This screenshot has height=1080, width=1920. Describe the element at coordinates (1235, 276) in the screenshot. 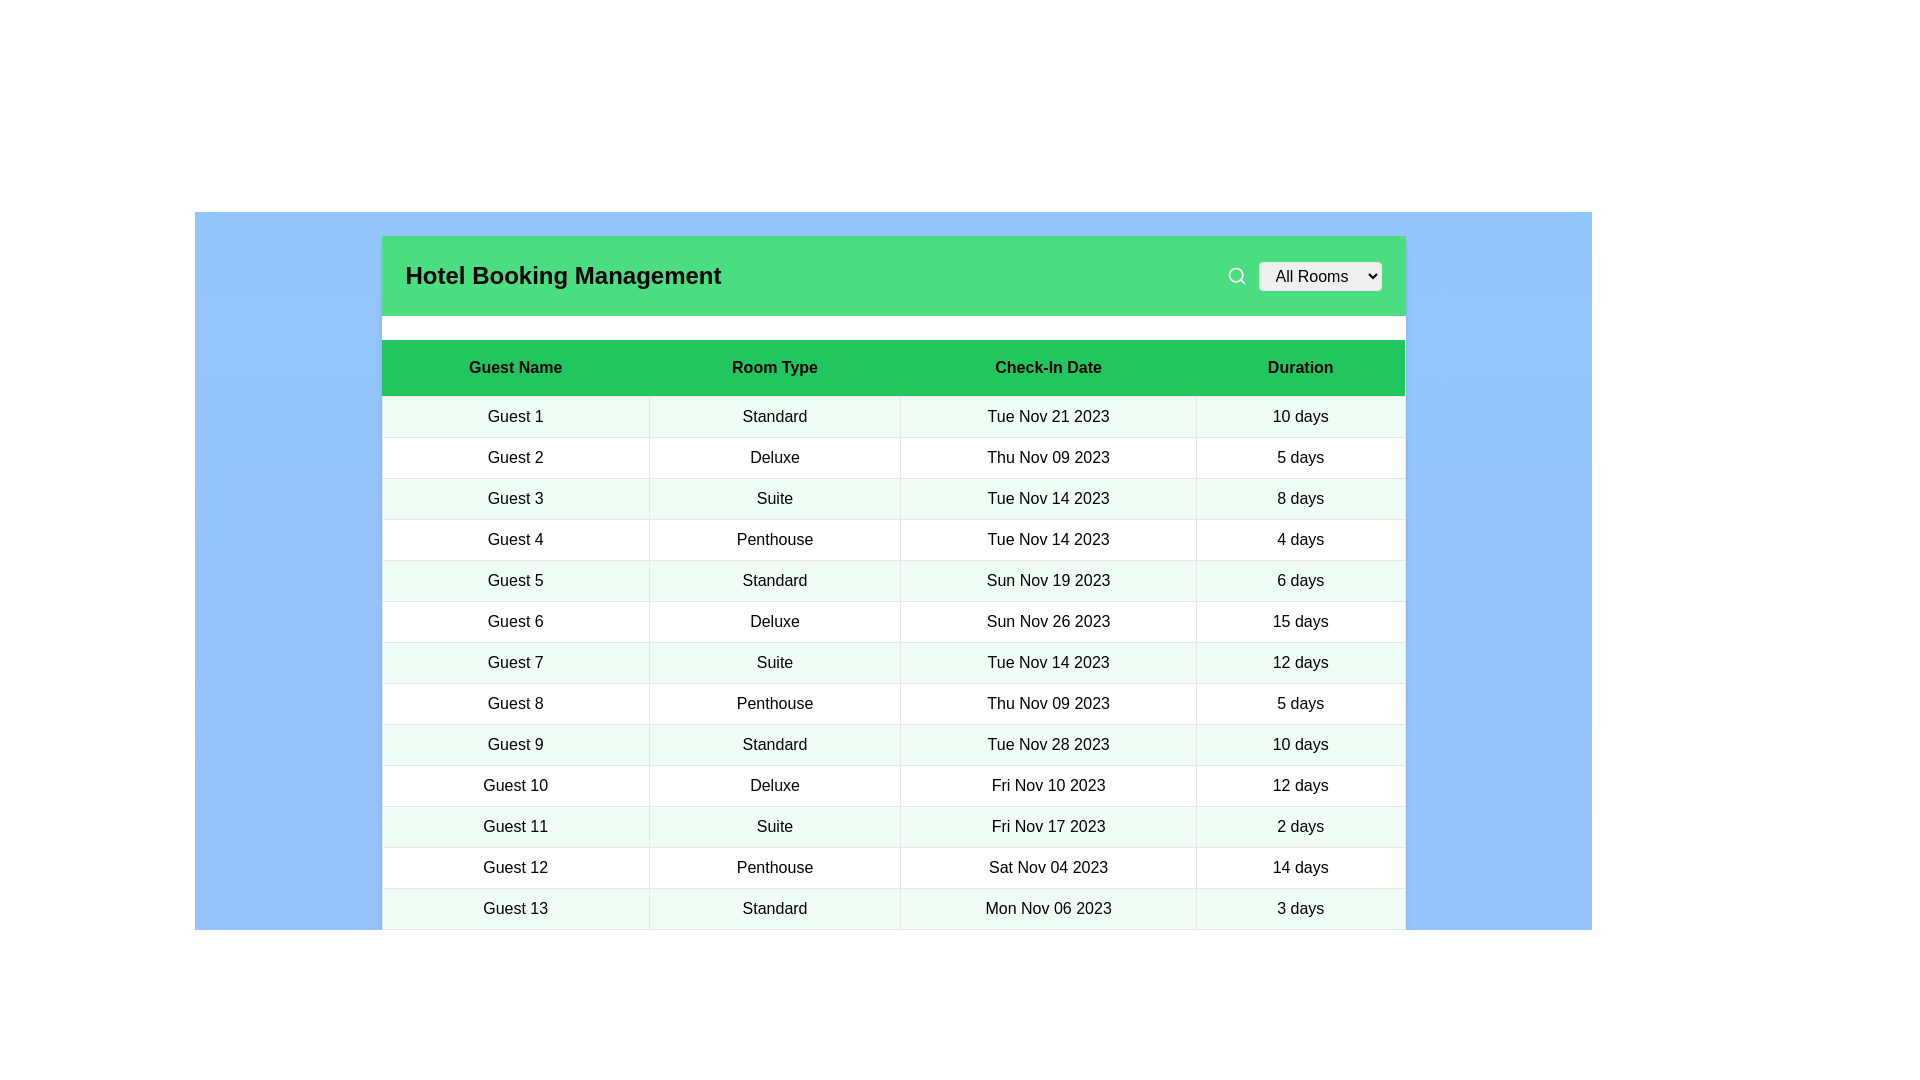

I see `the search icon to initiate a search` at that location.